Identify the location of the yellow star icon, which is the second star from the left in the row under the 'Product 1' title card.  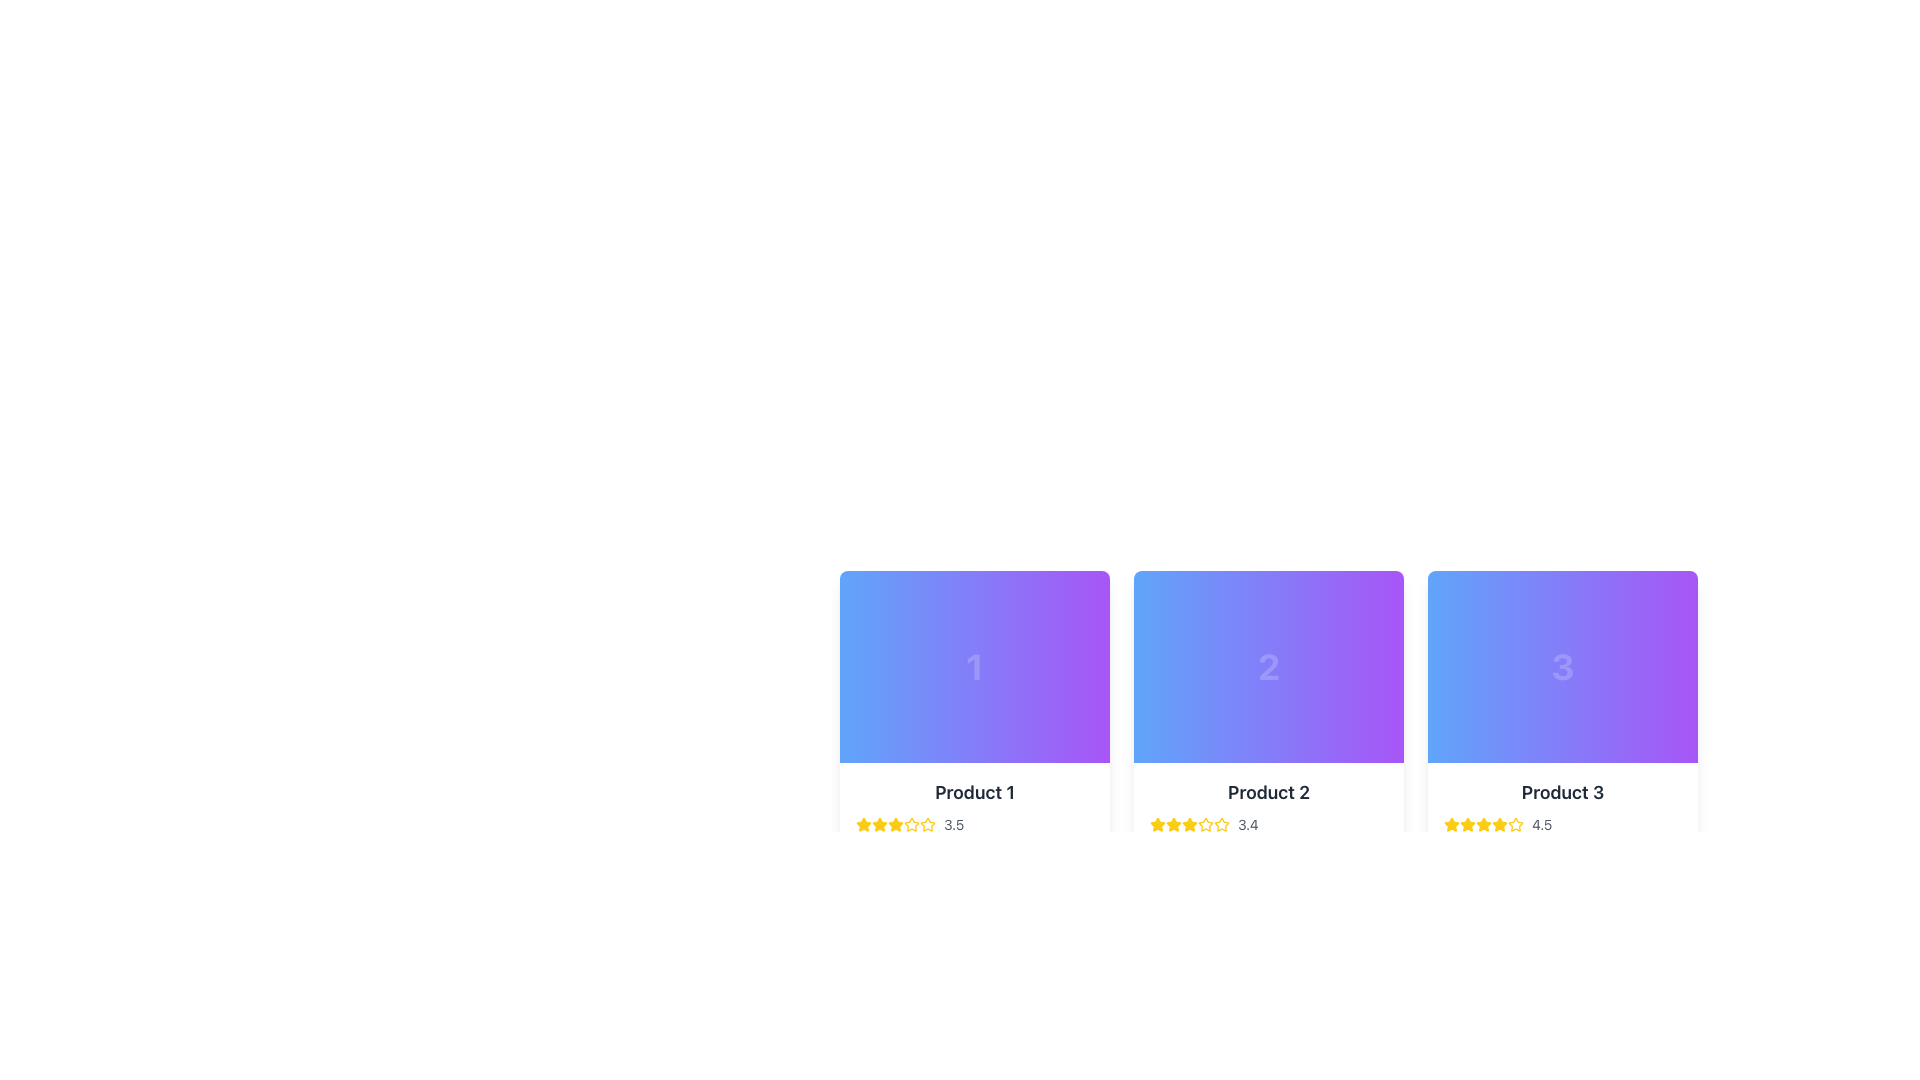
(879, 825).